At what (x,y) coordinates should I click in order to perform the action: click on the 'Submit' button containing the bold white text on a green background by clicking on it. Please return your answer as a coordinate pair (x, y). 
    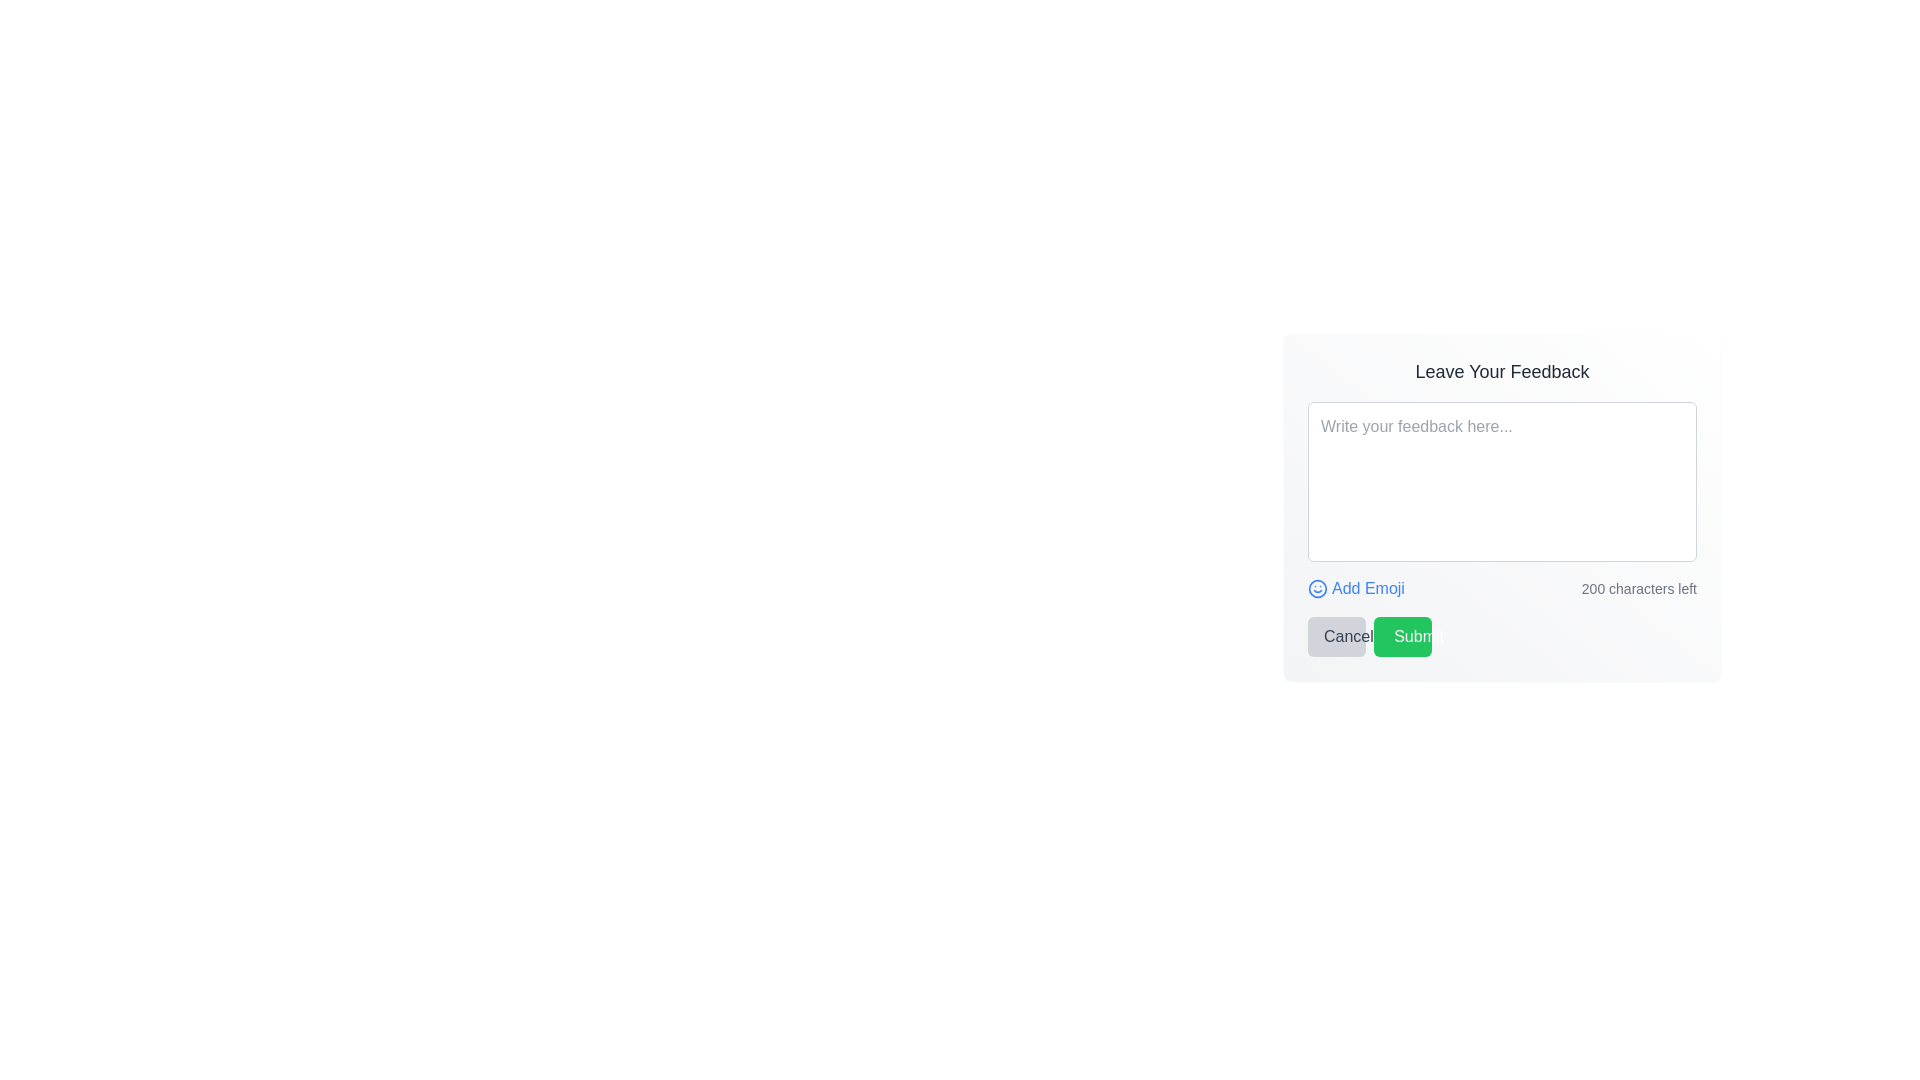
    Looking at the image, I should click on (1418, 636).